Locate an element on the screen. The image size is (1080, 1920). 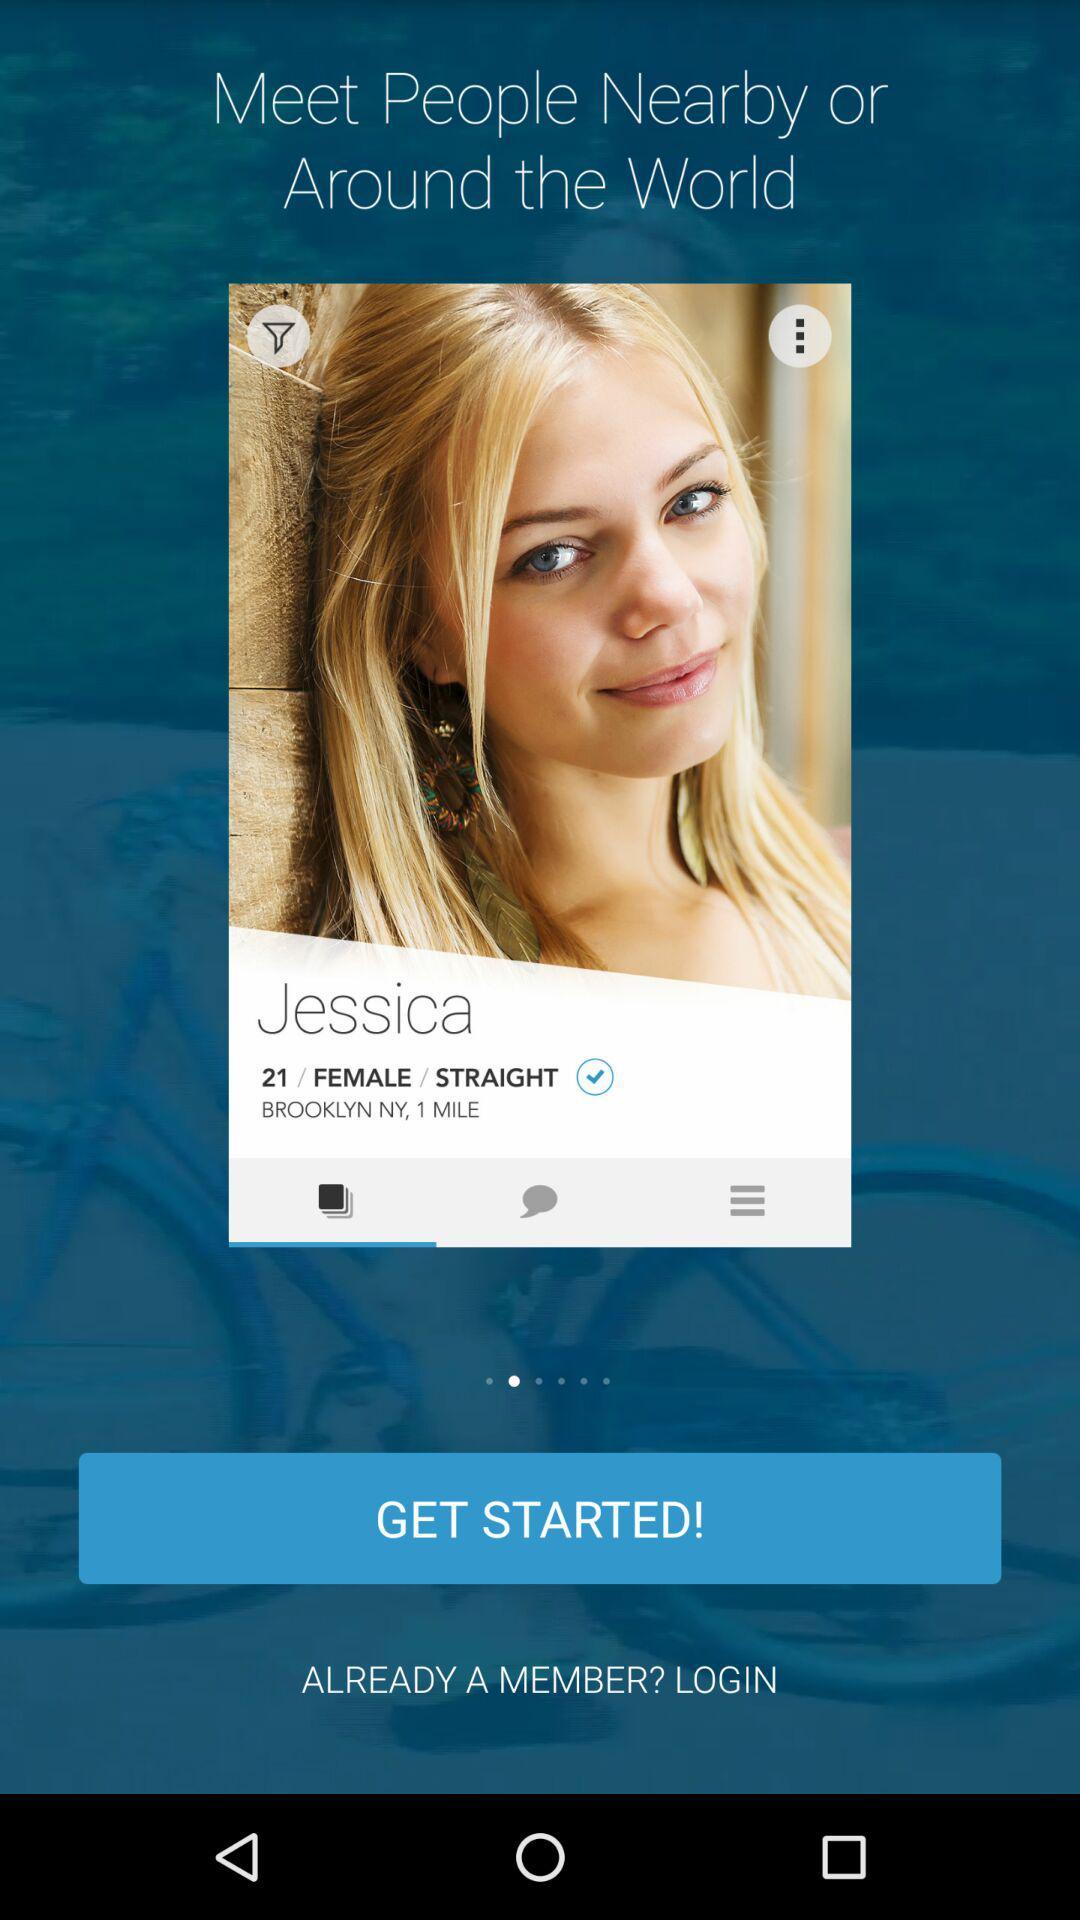
already a member icon is located at coordinates (540, 1678).